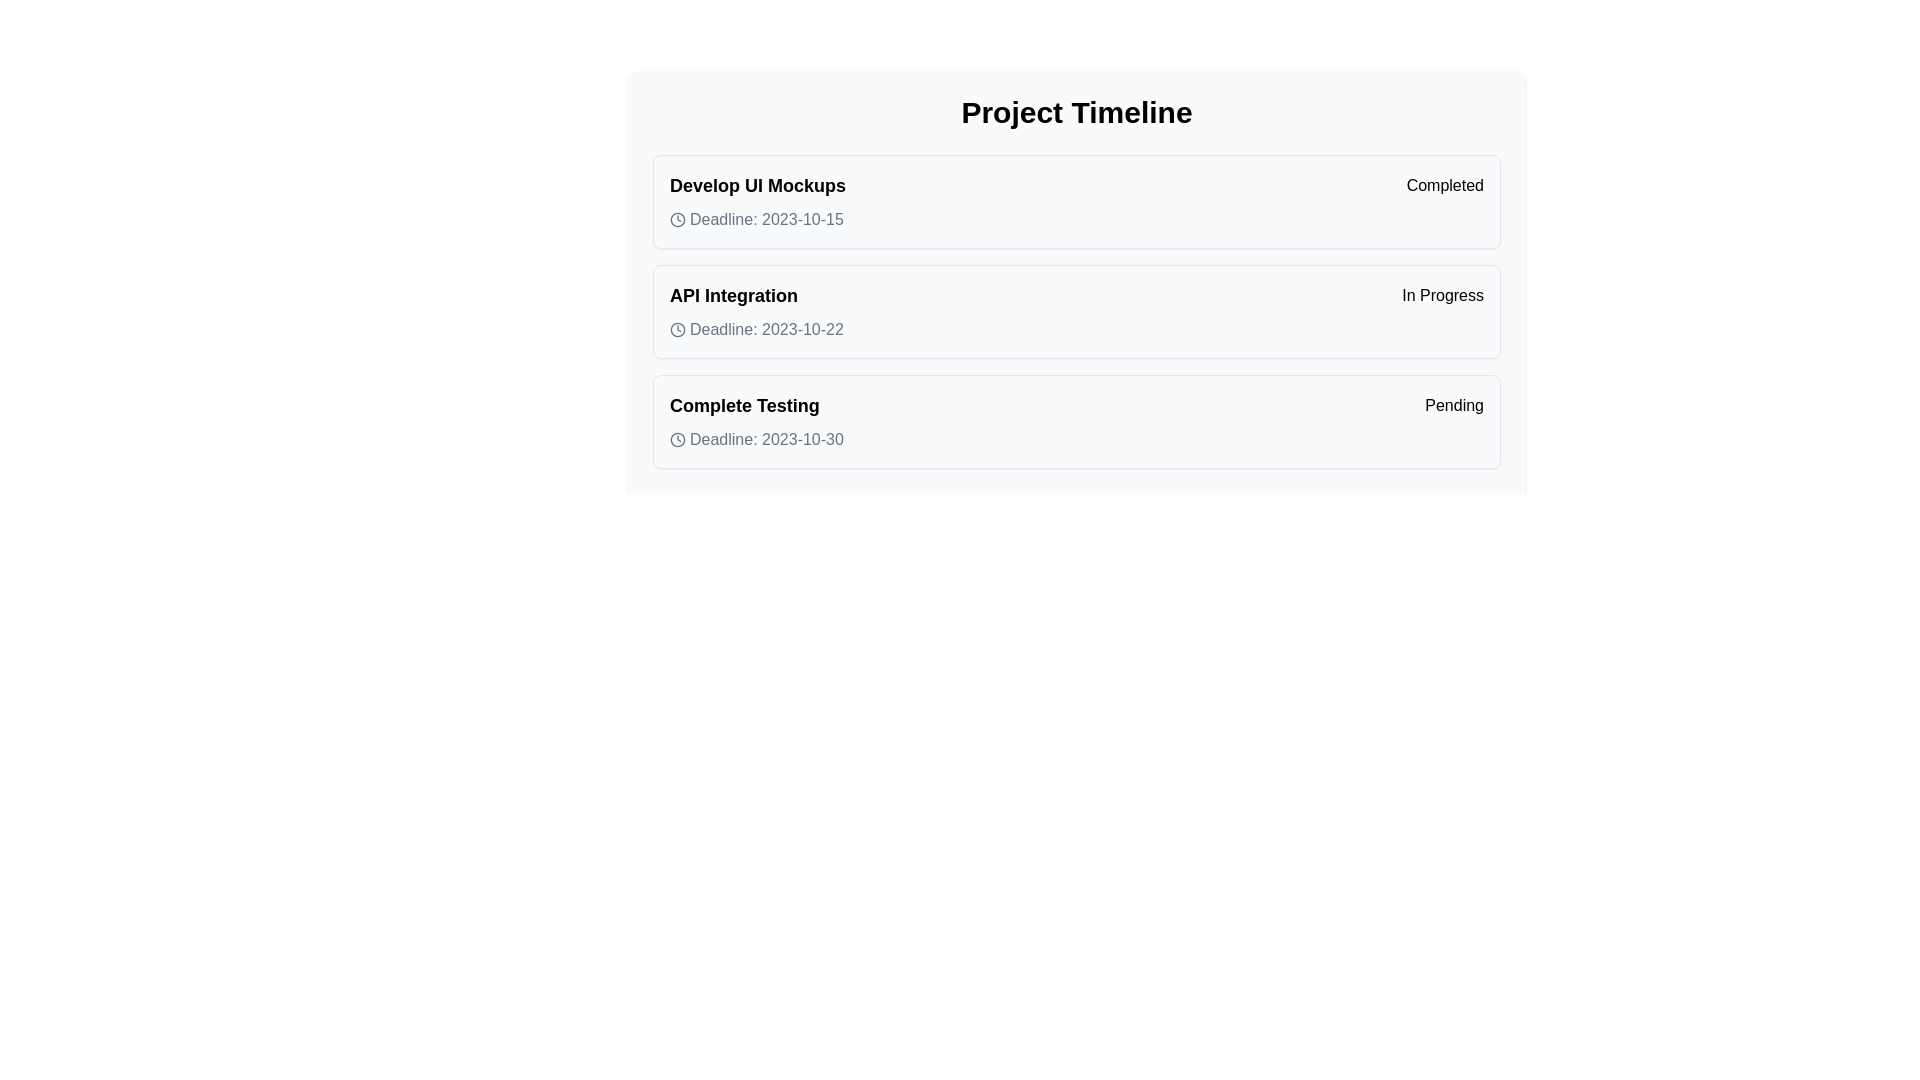  Describe the element at coordinates (1075, 312) in the screenshot. I see `the timeline entry list item titled 'API Integration' with the status 'In Progress' and deadline 'Deadline: 2023-10-22'` at that location.